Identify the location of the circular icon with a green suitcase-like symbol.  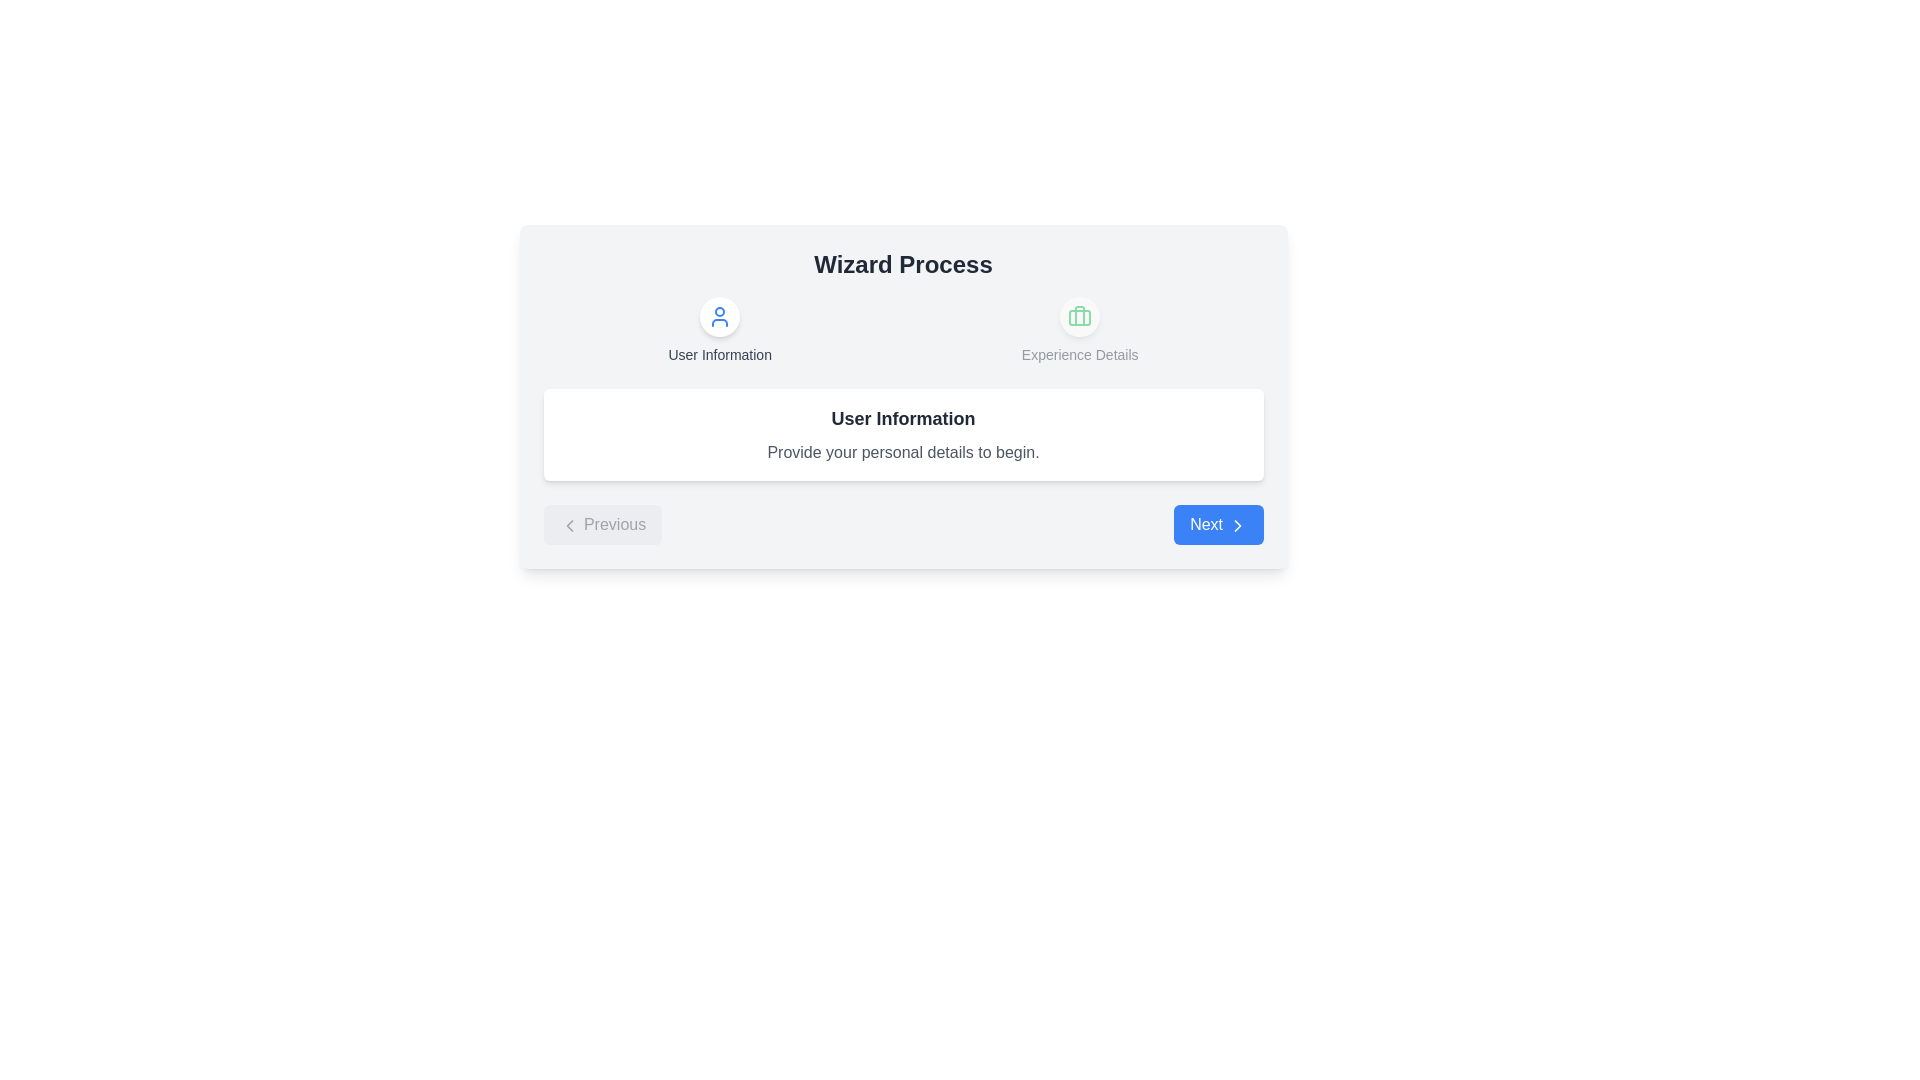
(1079, 315).